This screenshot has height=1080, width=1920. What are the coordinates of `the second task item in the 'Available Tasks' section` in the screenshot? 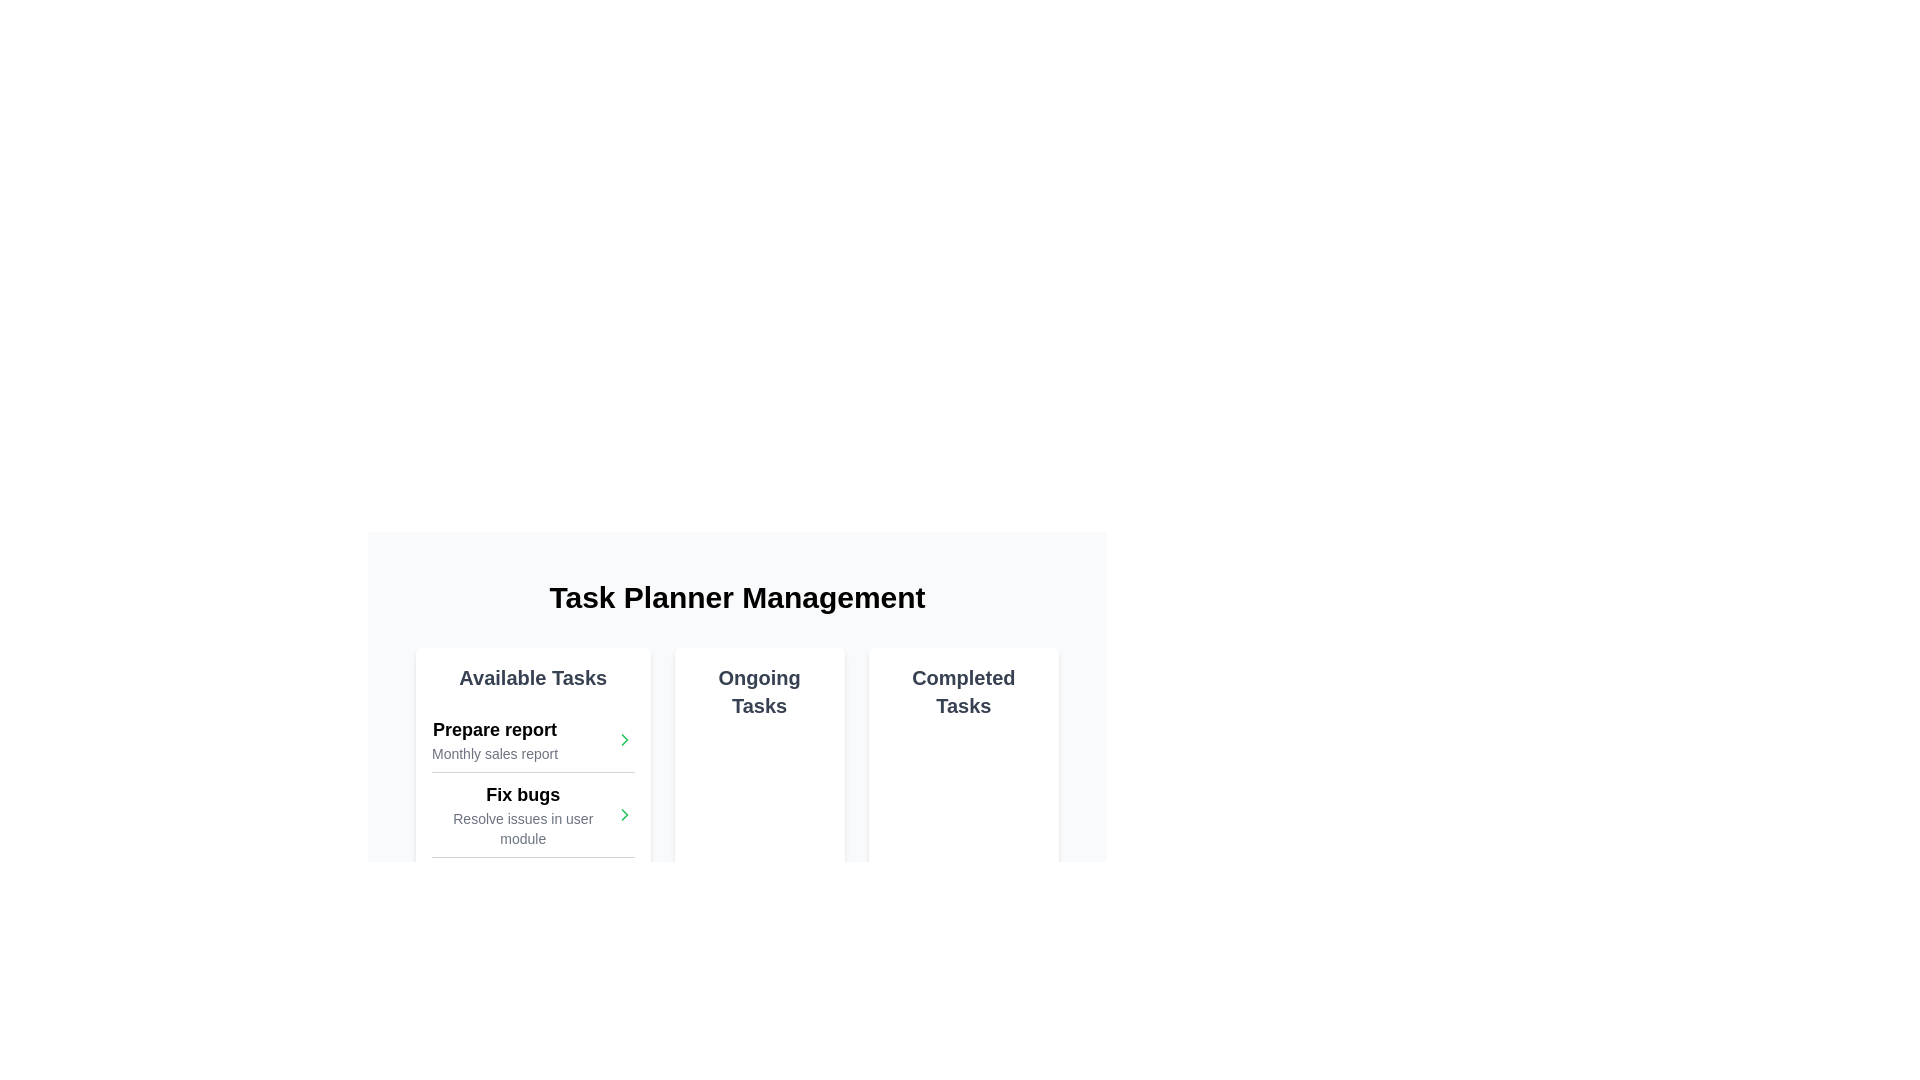 It's located at (523, 814).